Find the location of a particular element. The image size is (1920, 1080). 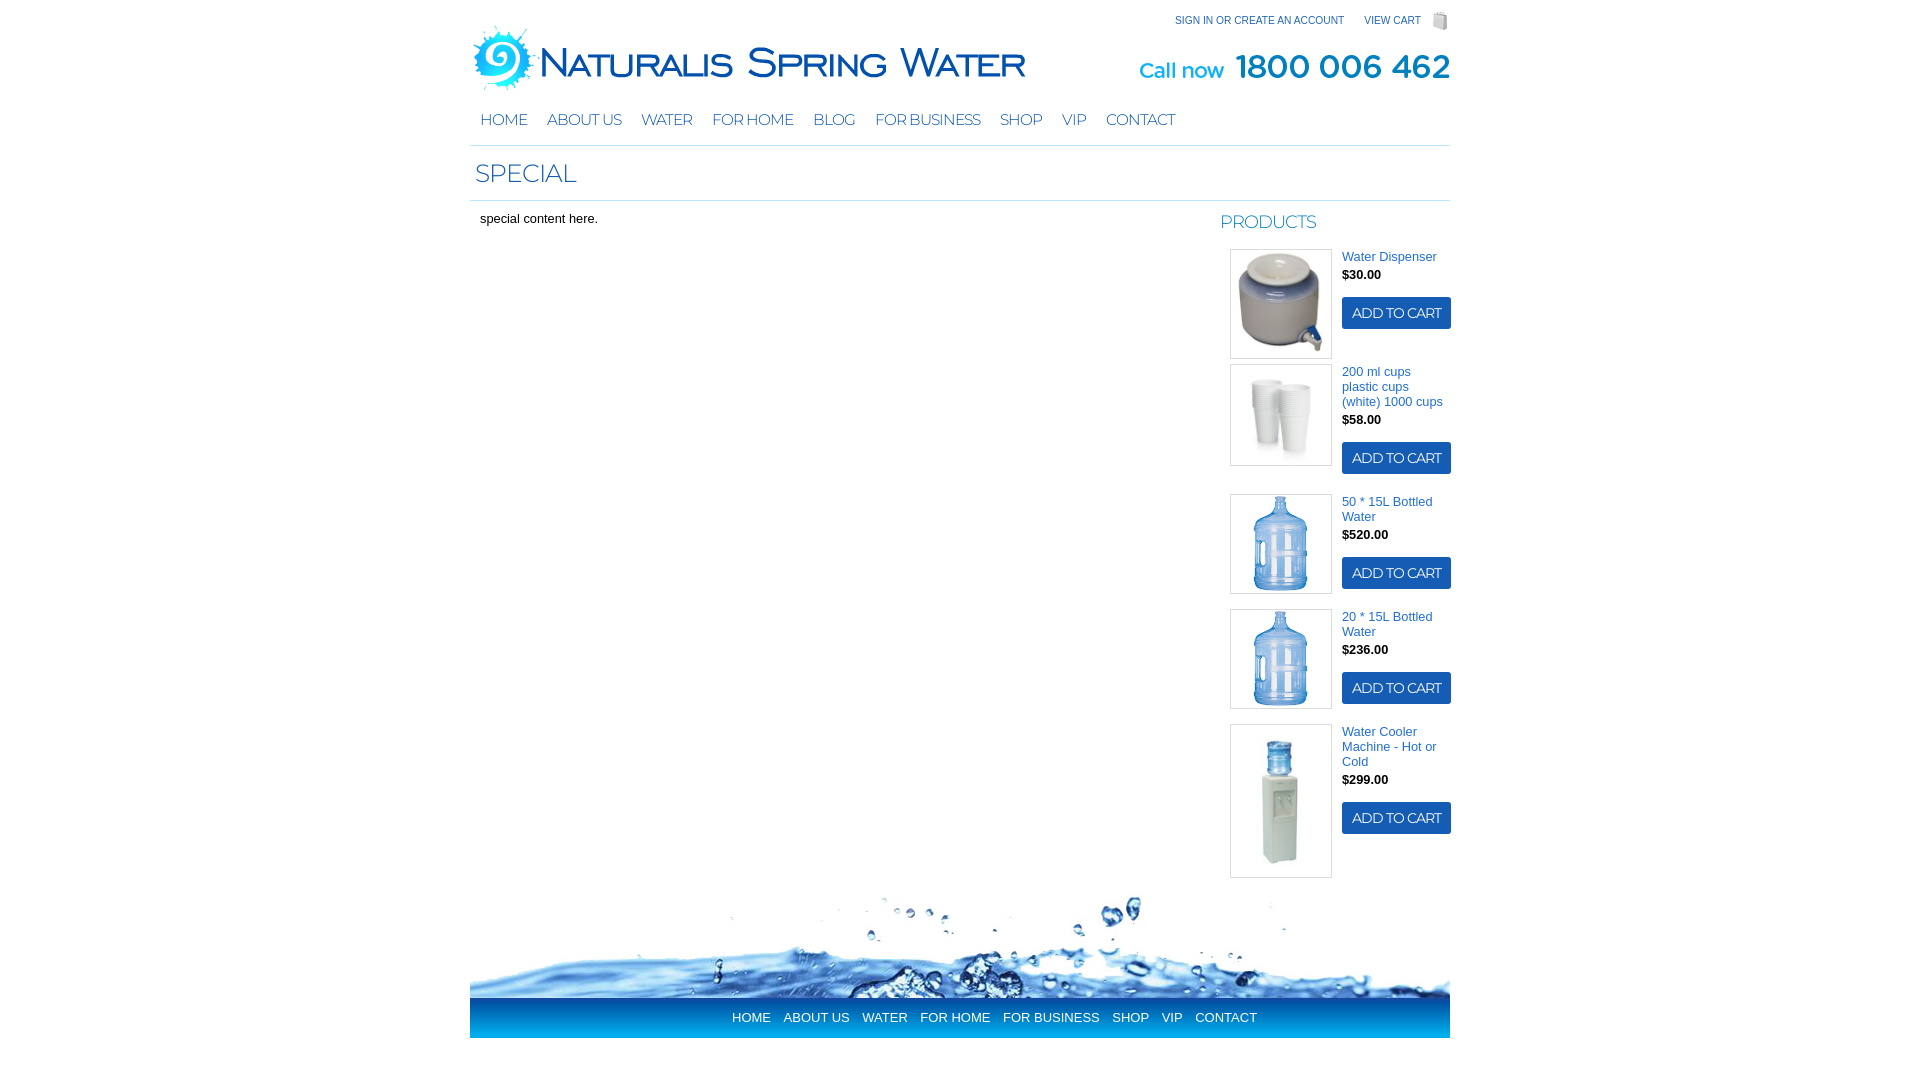

'Water Cooler Machine - Hot or Cold' is located at coordinates (1342, 746).